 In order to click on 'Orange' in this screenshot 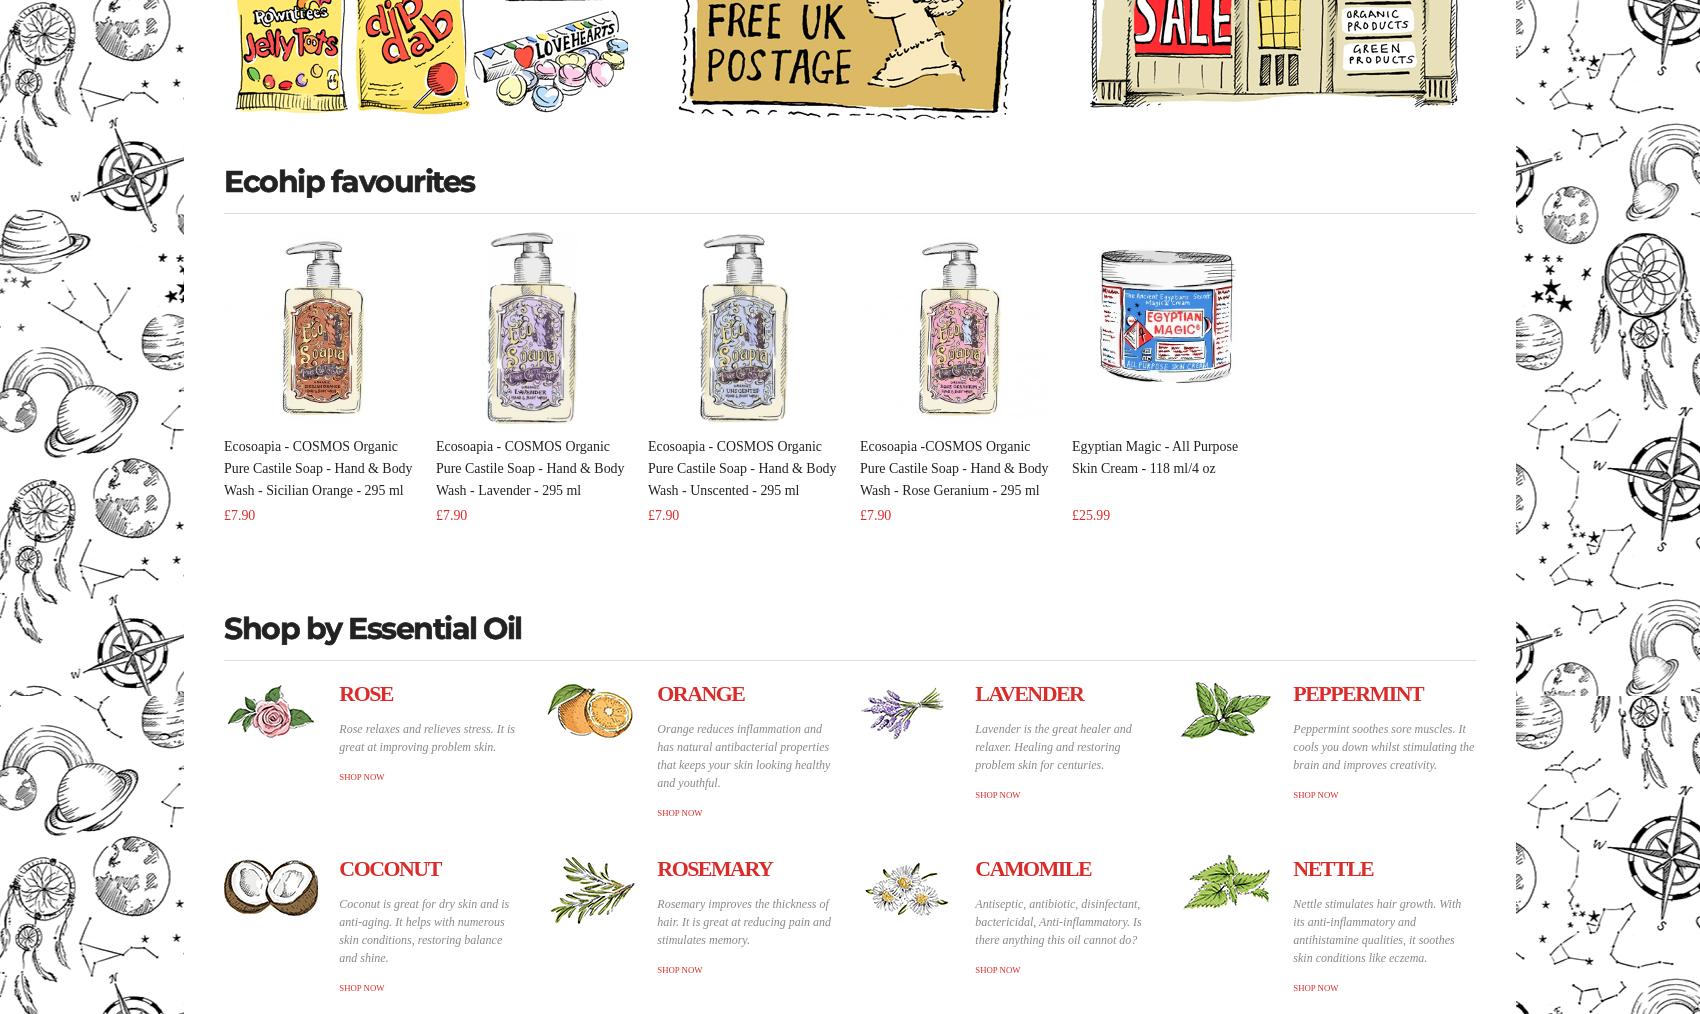, I will do `click(700, 692)`.